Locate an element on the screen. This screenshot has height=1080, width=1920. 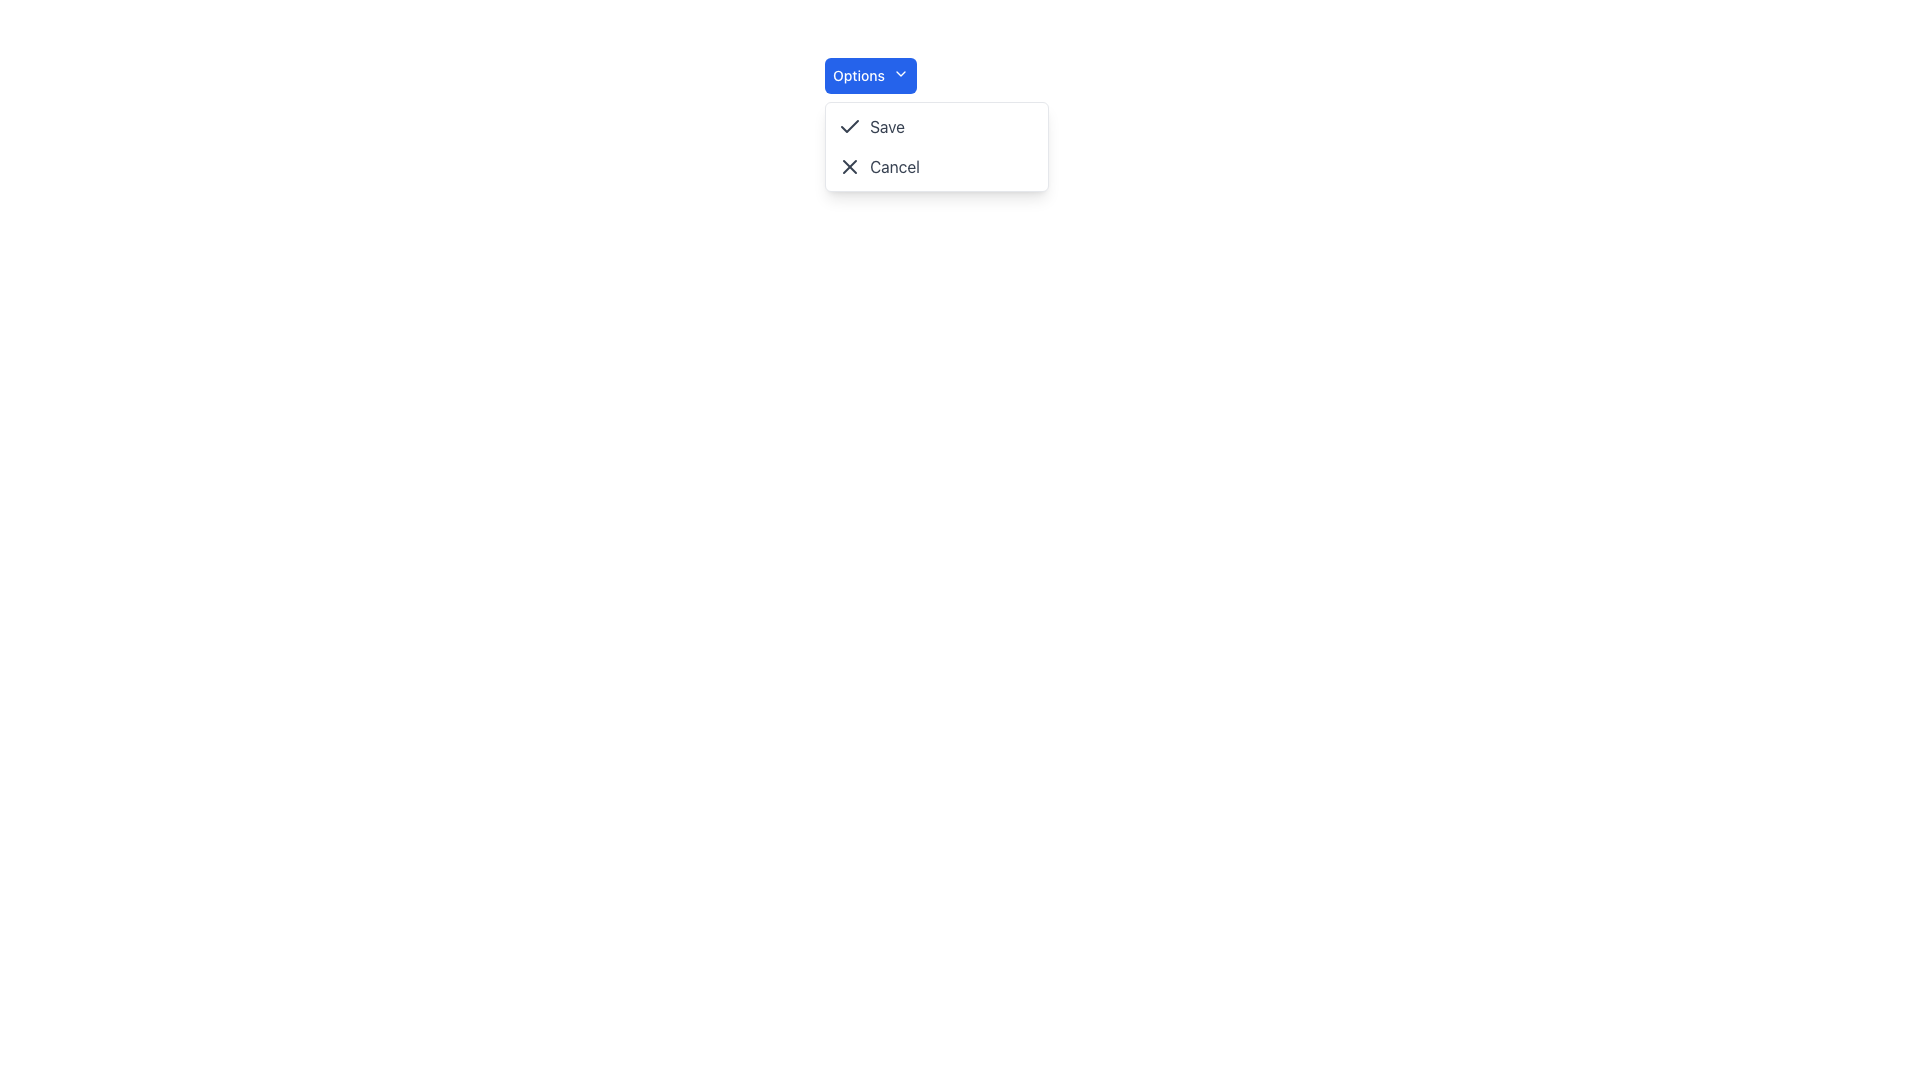
the first button in the vertical list within the dropdown menu, located beneath the blue 'Options' button is located at coordinates (935, 127).